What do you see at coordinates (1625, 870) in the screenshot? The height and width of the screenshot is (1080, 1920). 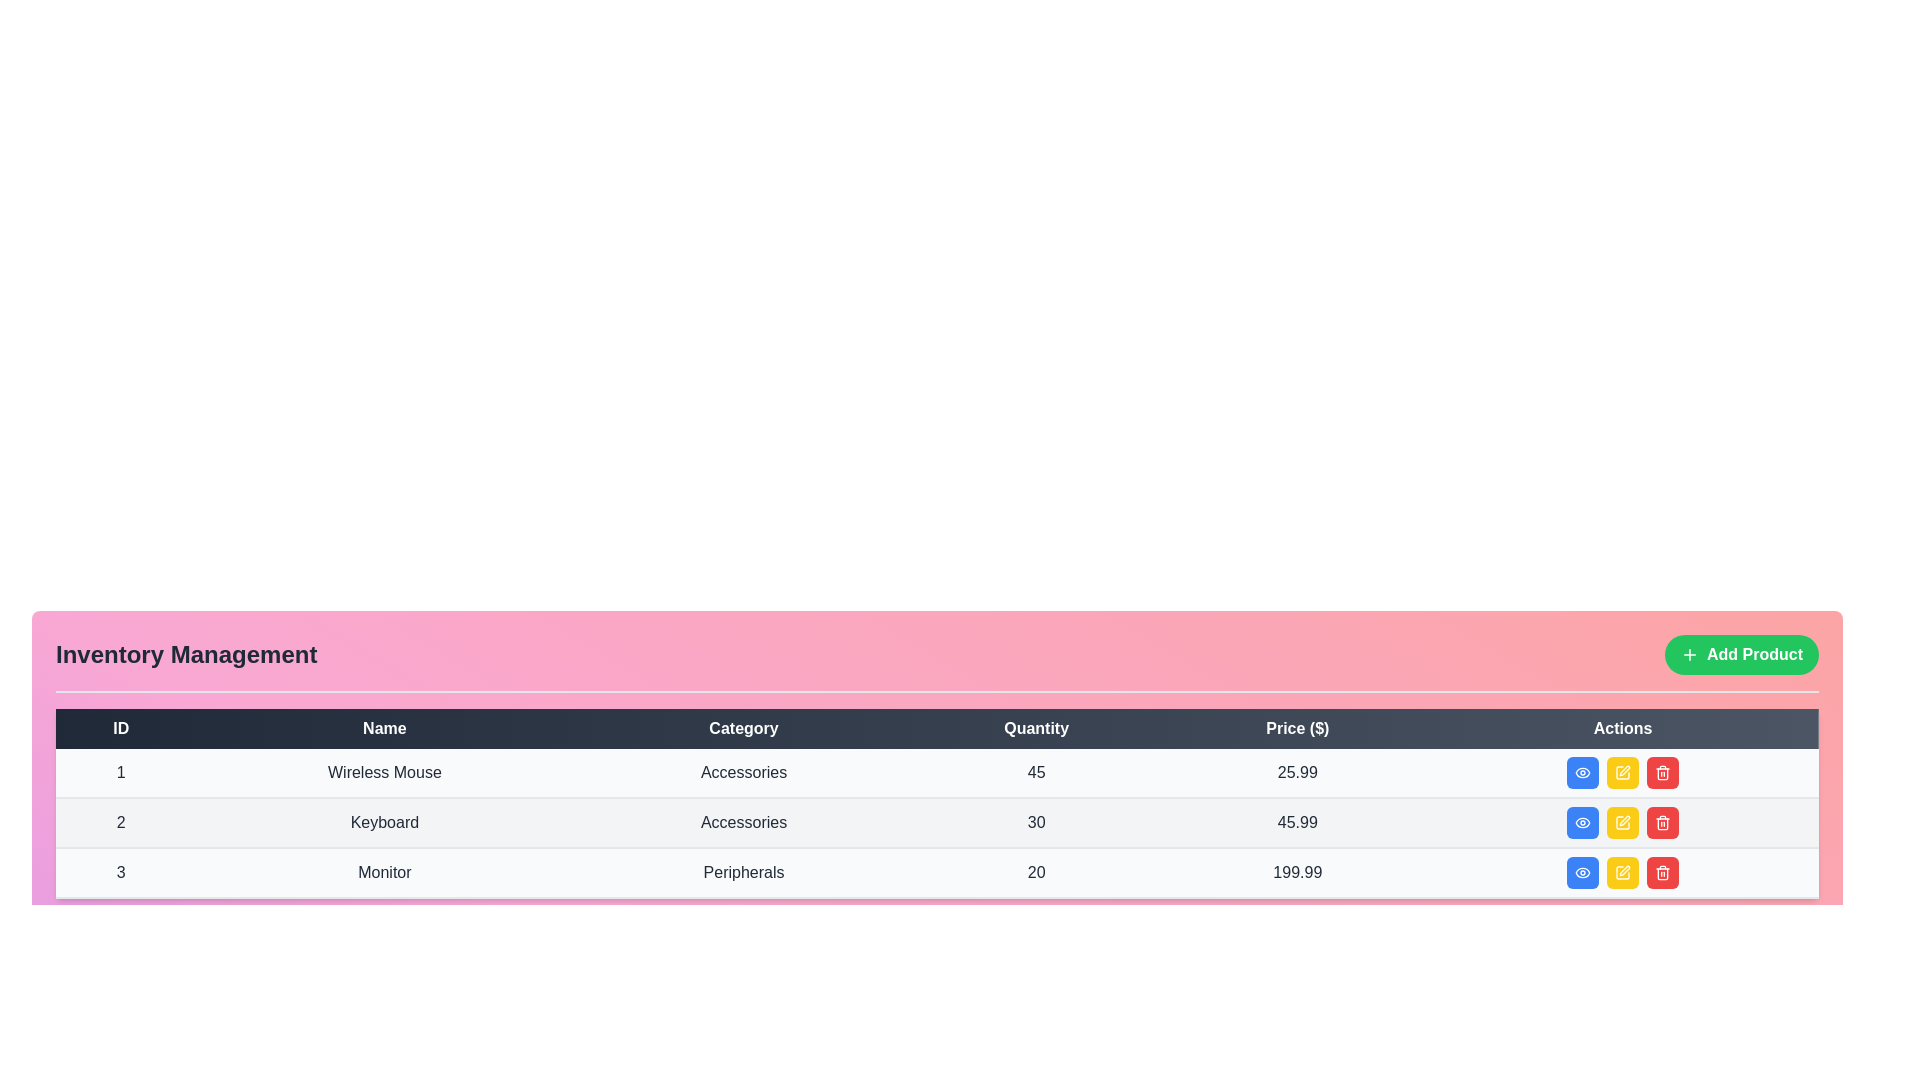 I see `the editing icon button located in the 'Actions' column of the third row in the table` at bounding box center [1625, 870].